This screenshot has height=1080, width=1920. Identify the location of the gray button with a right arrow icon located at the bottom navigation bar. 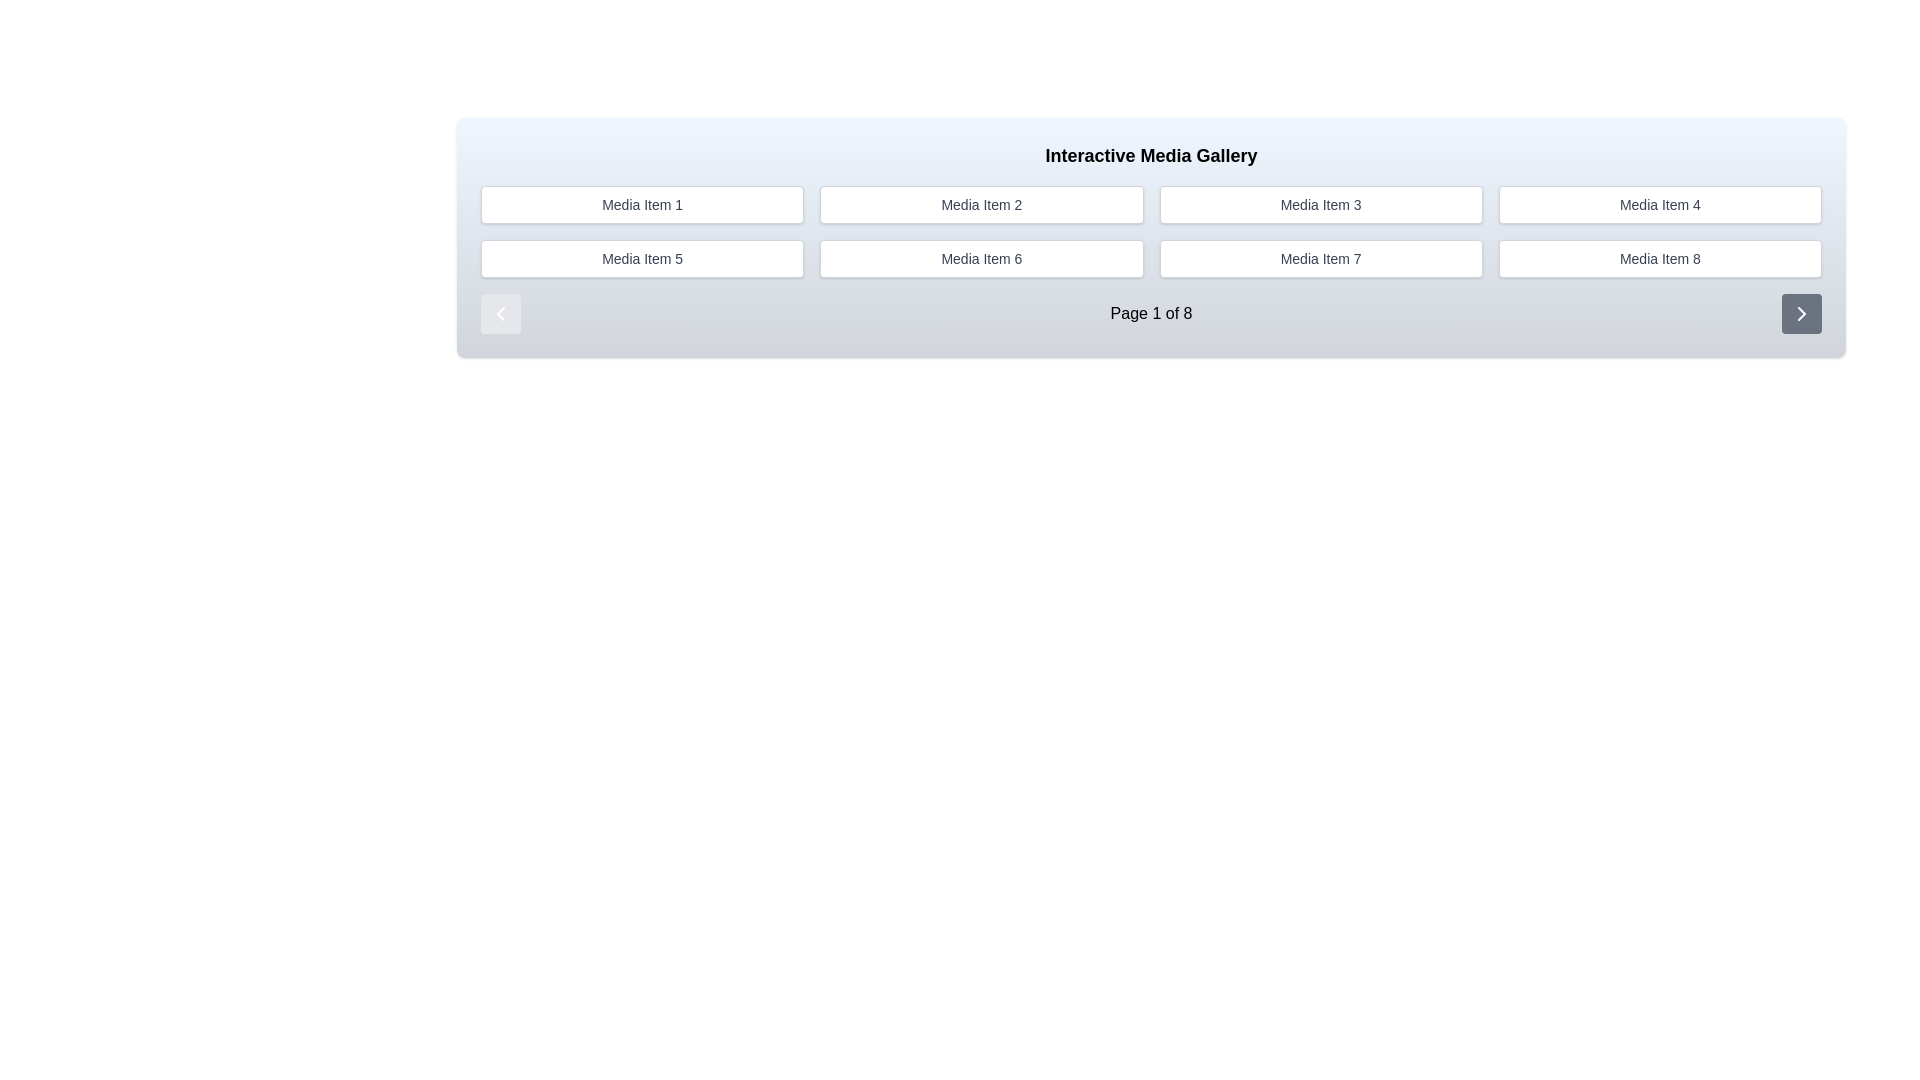
(1801, 313).